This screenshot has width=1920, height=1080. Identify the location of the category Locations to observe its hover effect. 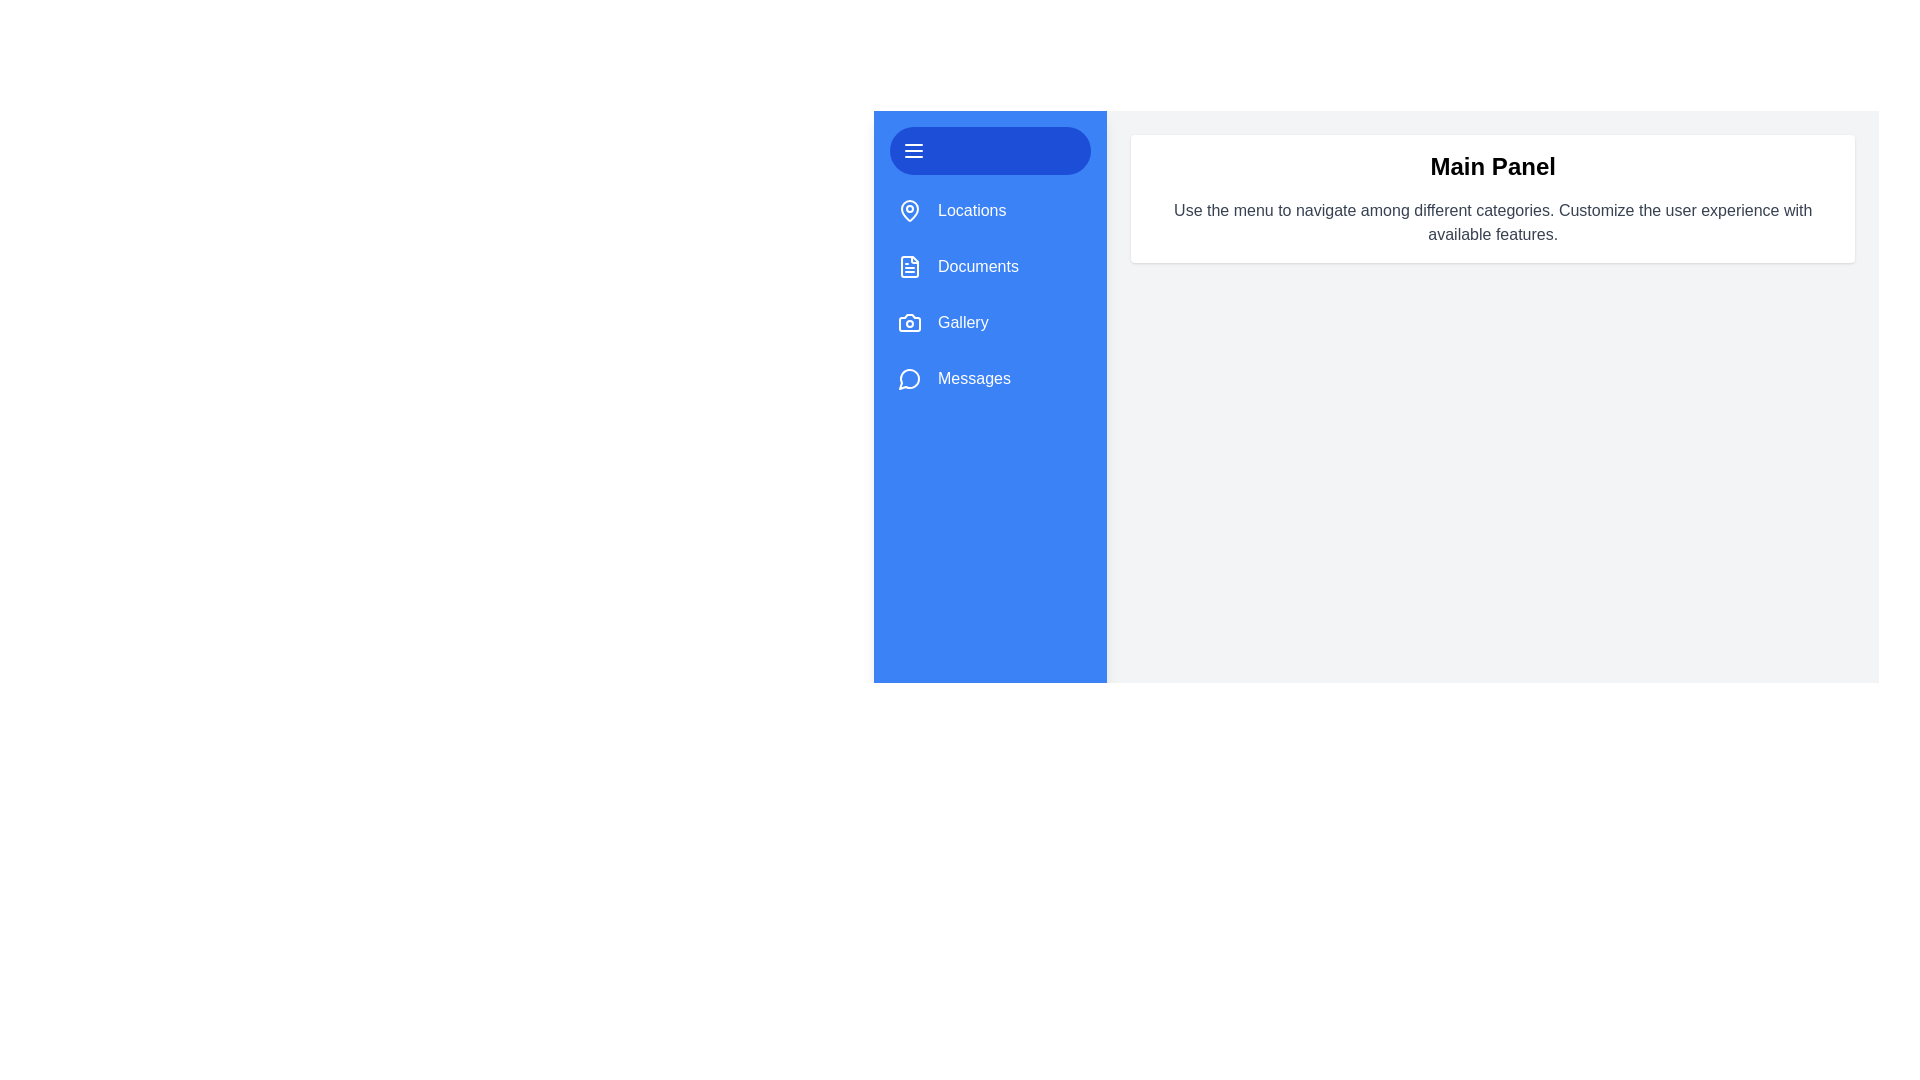
(989, 211).